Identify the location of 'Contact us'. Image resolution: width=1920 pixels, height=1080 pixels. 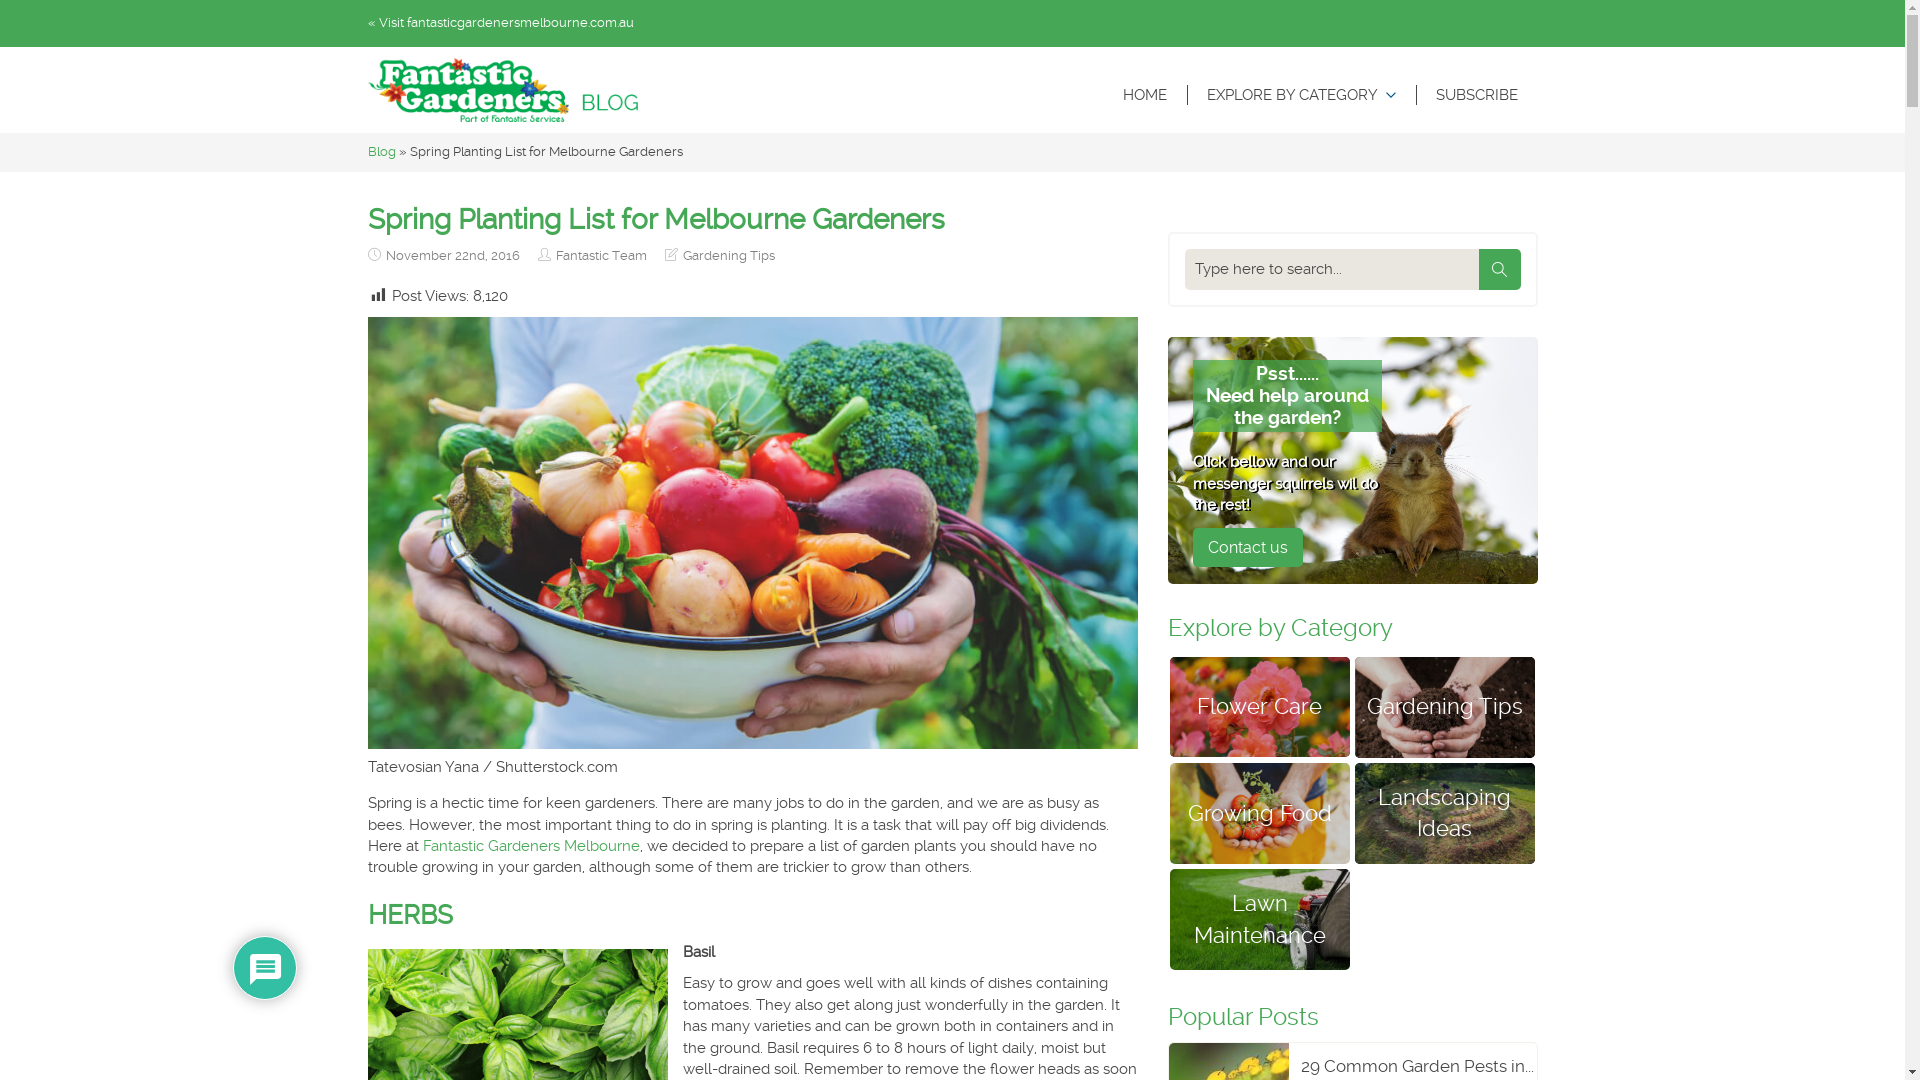
(1246, 547).